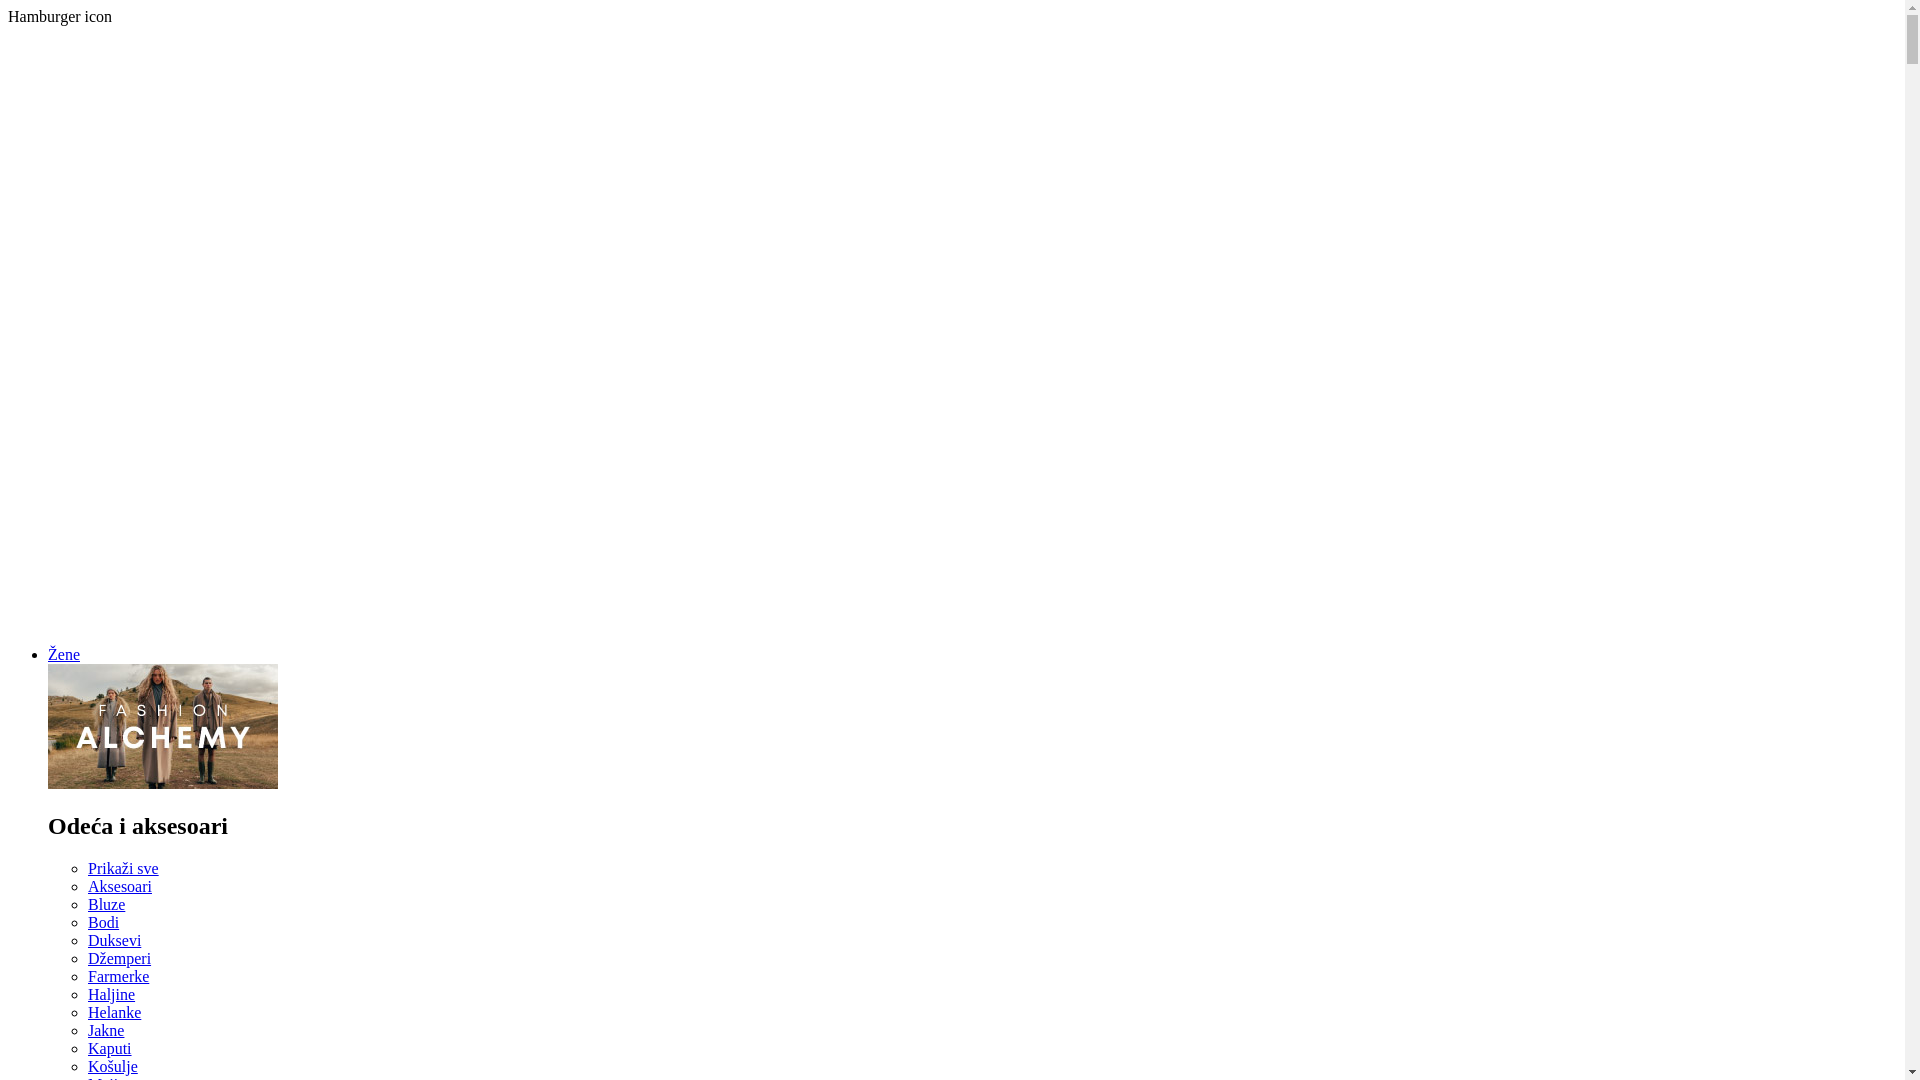 The height and width of the screenshot is (1080, 1920). I want to click on 'Bodi', so click(102, 922).